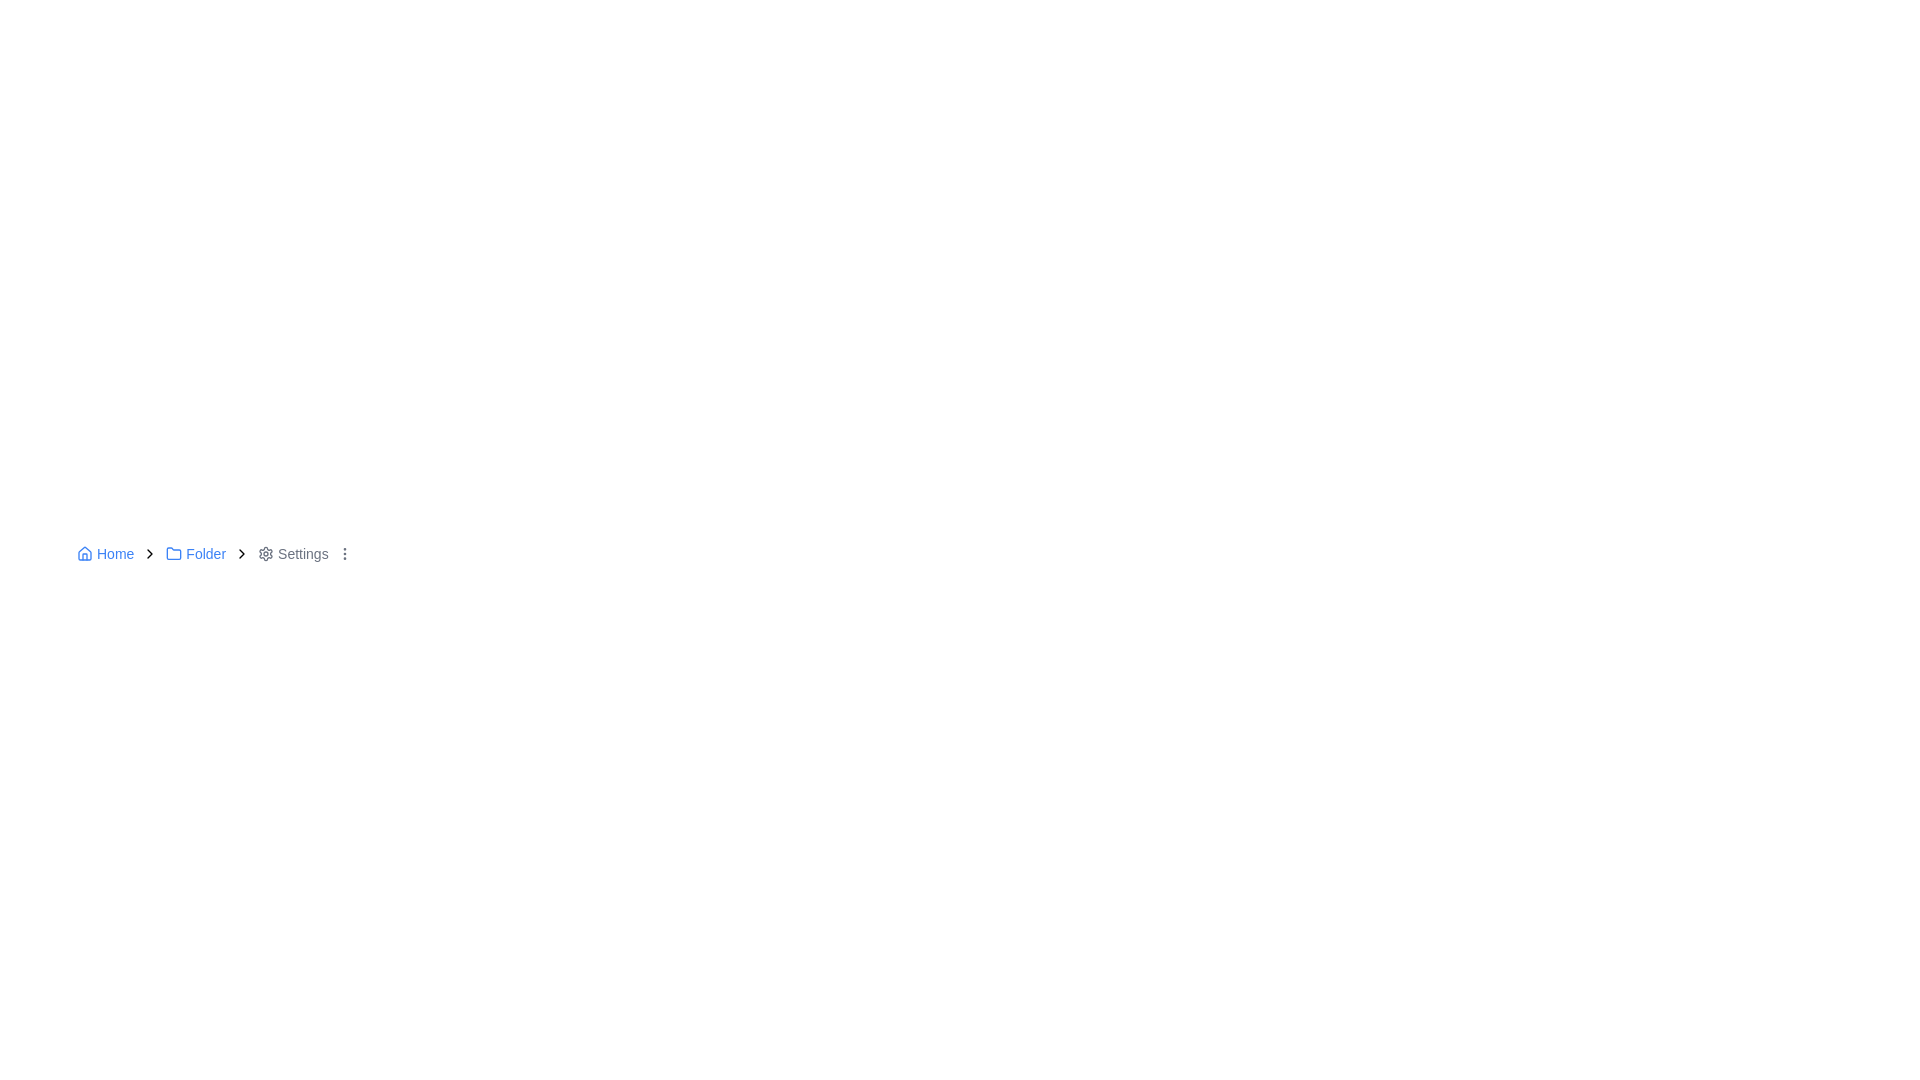 The image size is (1920, 1080). Describe the element at coordinates (84, 552) in the screenshot. I see `the top outline portion of the house icon in the breadcrumb navigation bar for UI navigation` at that location.